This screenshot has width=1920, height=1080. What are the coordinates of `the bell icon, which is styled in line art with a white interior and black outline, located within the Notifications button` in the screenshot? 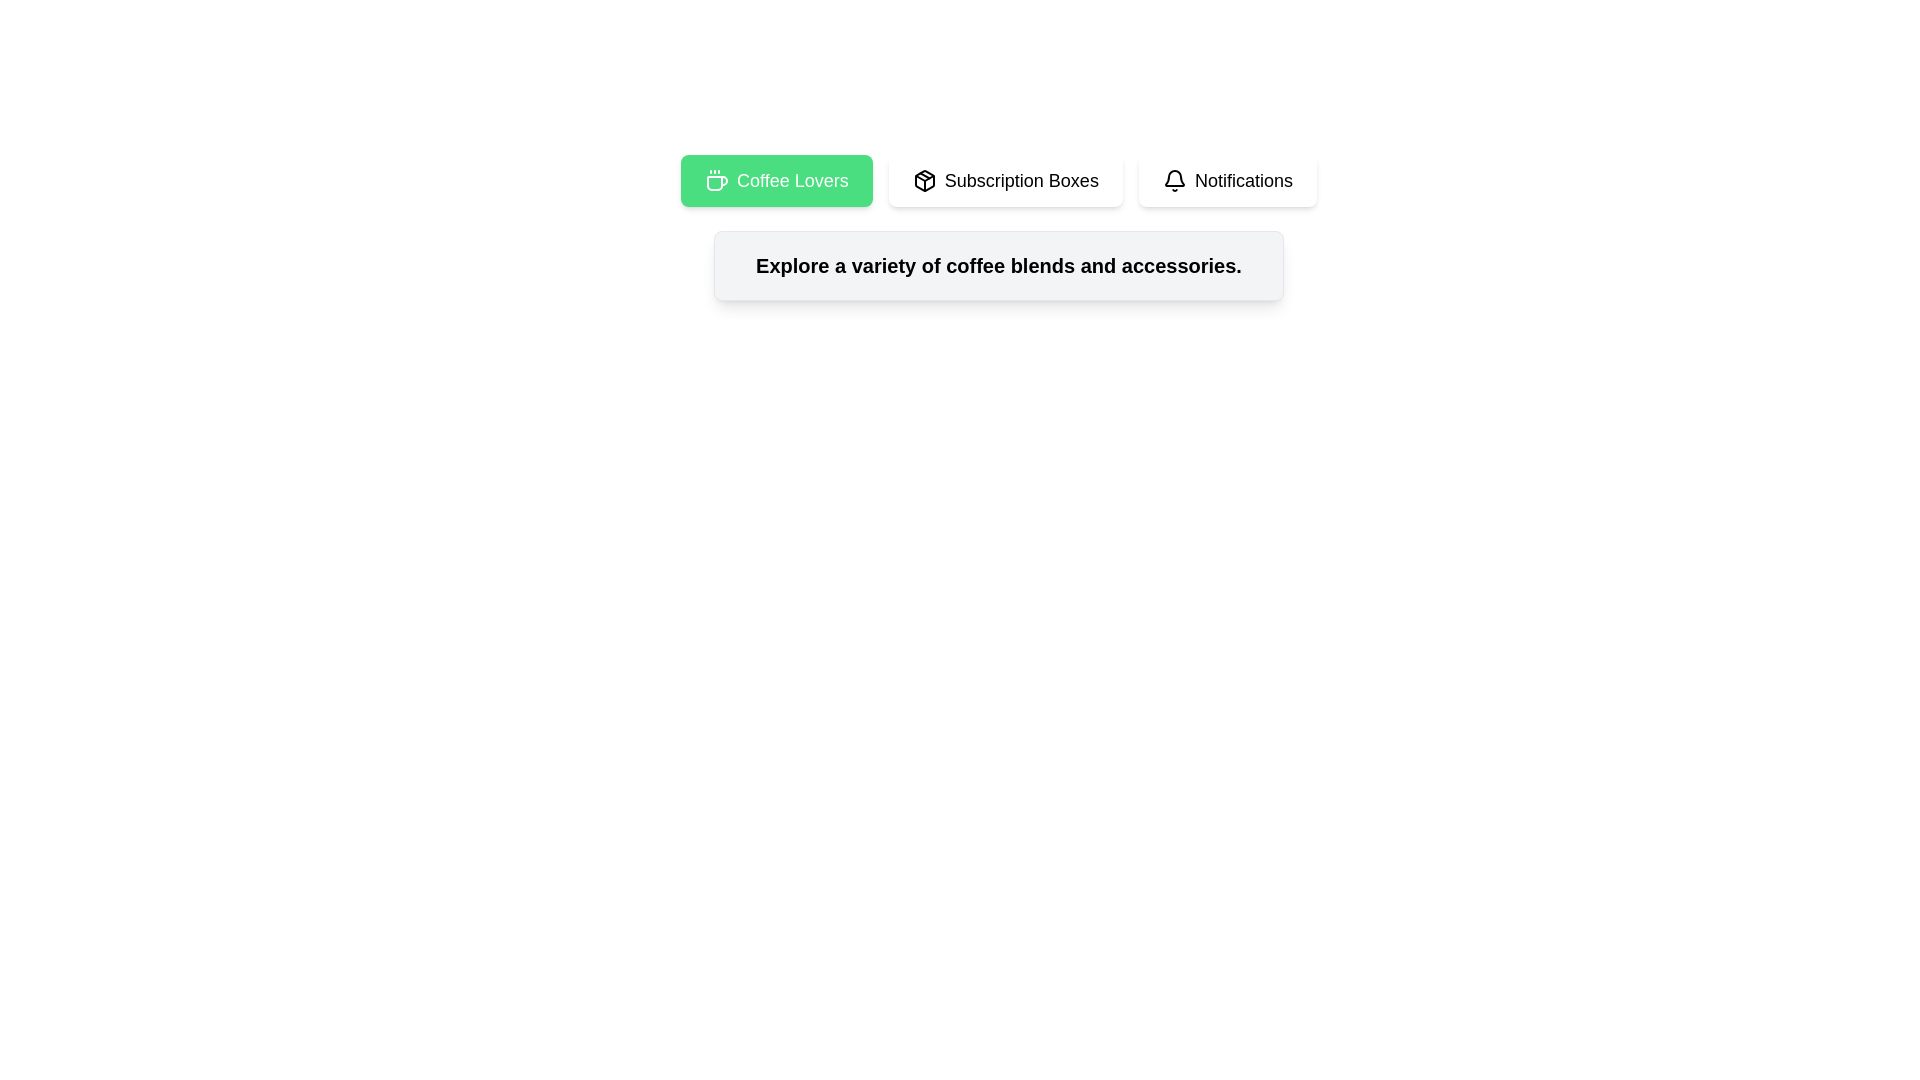 It's located at (1174, 181).